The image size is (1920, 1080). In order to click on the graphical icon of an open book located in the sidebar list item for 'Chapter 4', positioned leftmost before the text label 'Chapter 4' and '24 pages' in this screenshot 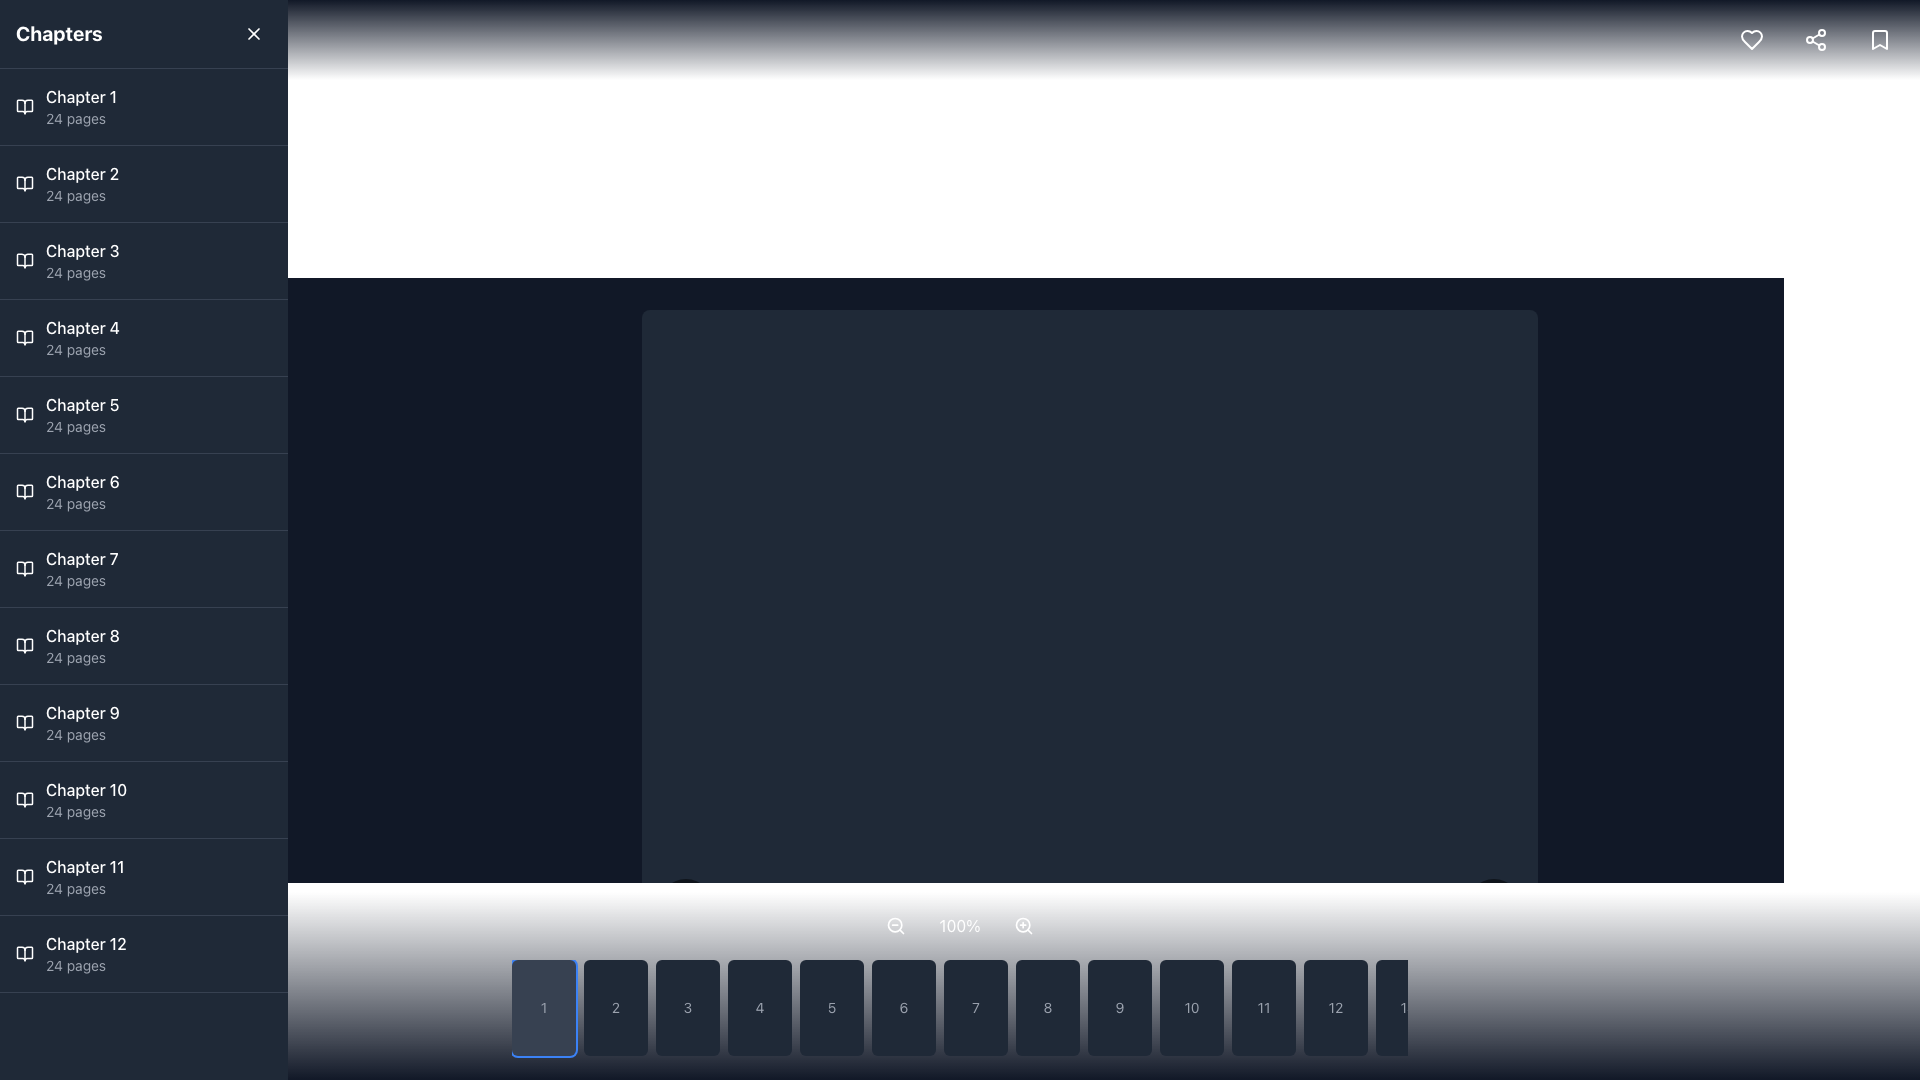, I will do `click(24, 337)`.